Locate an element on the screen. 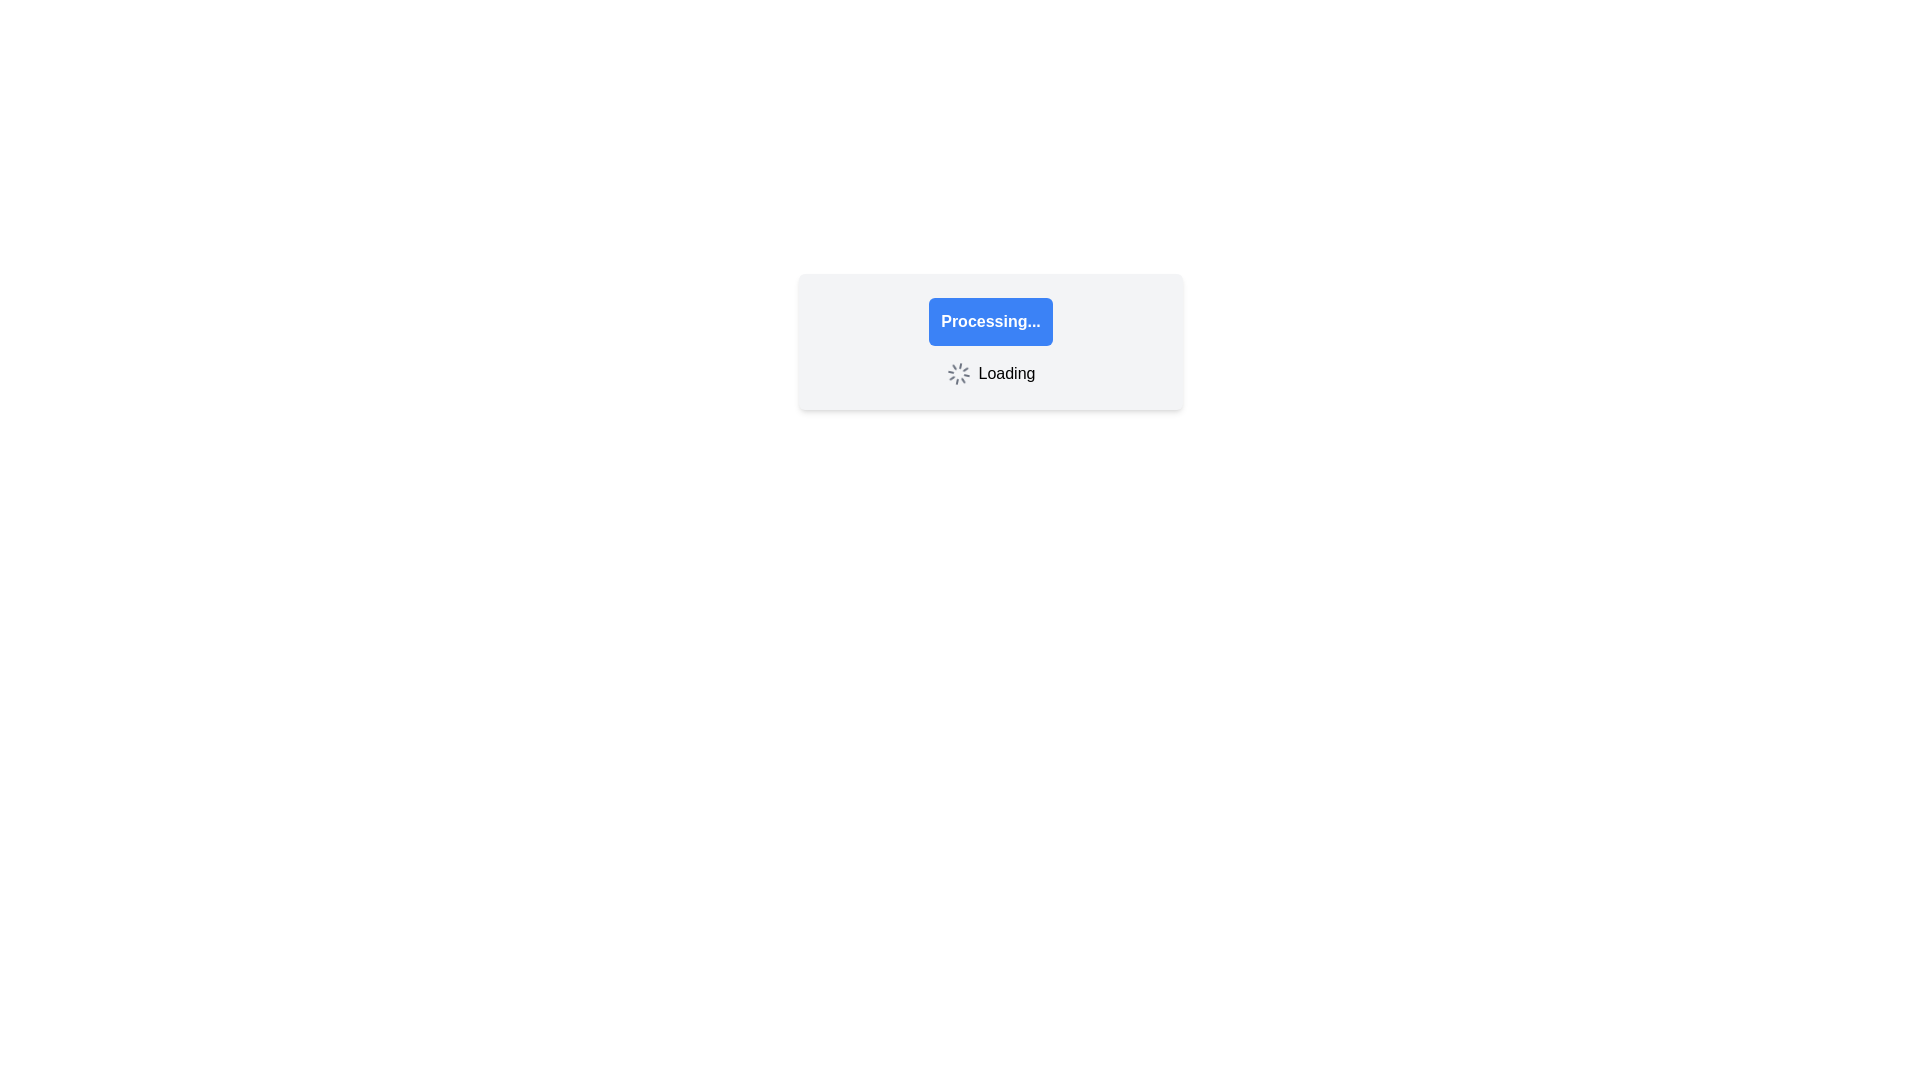  the spinning loader icon, which is a circular shape with short dashes styled in gray, positioned to the left of the 'Loading' text is located at coordinates (957, 374).